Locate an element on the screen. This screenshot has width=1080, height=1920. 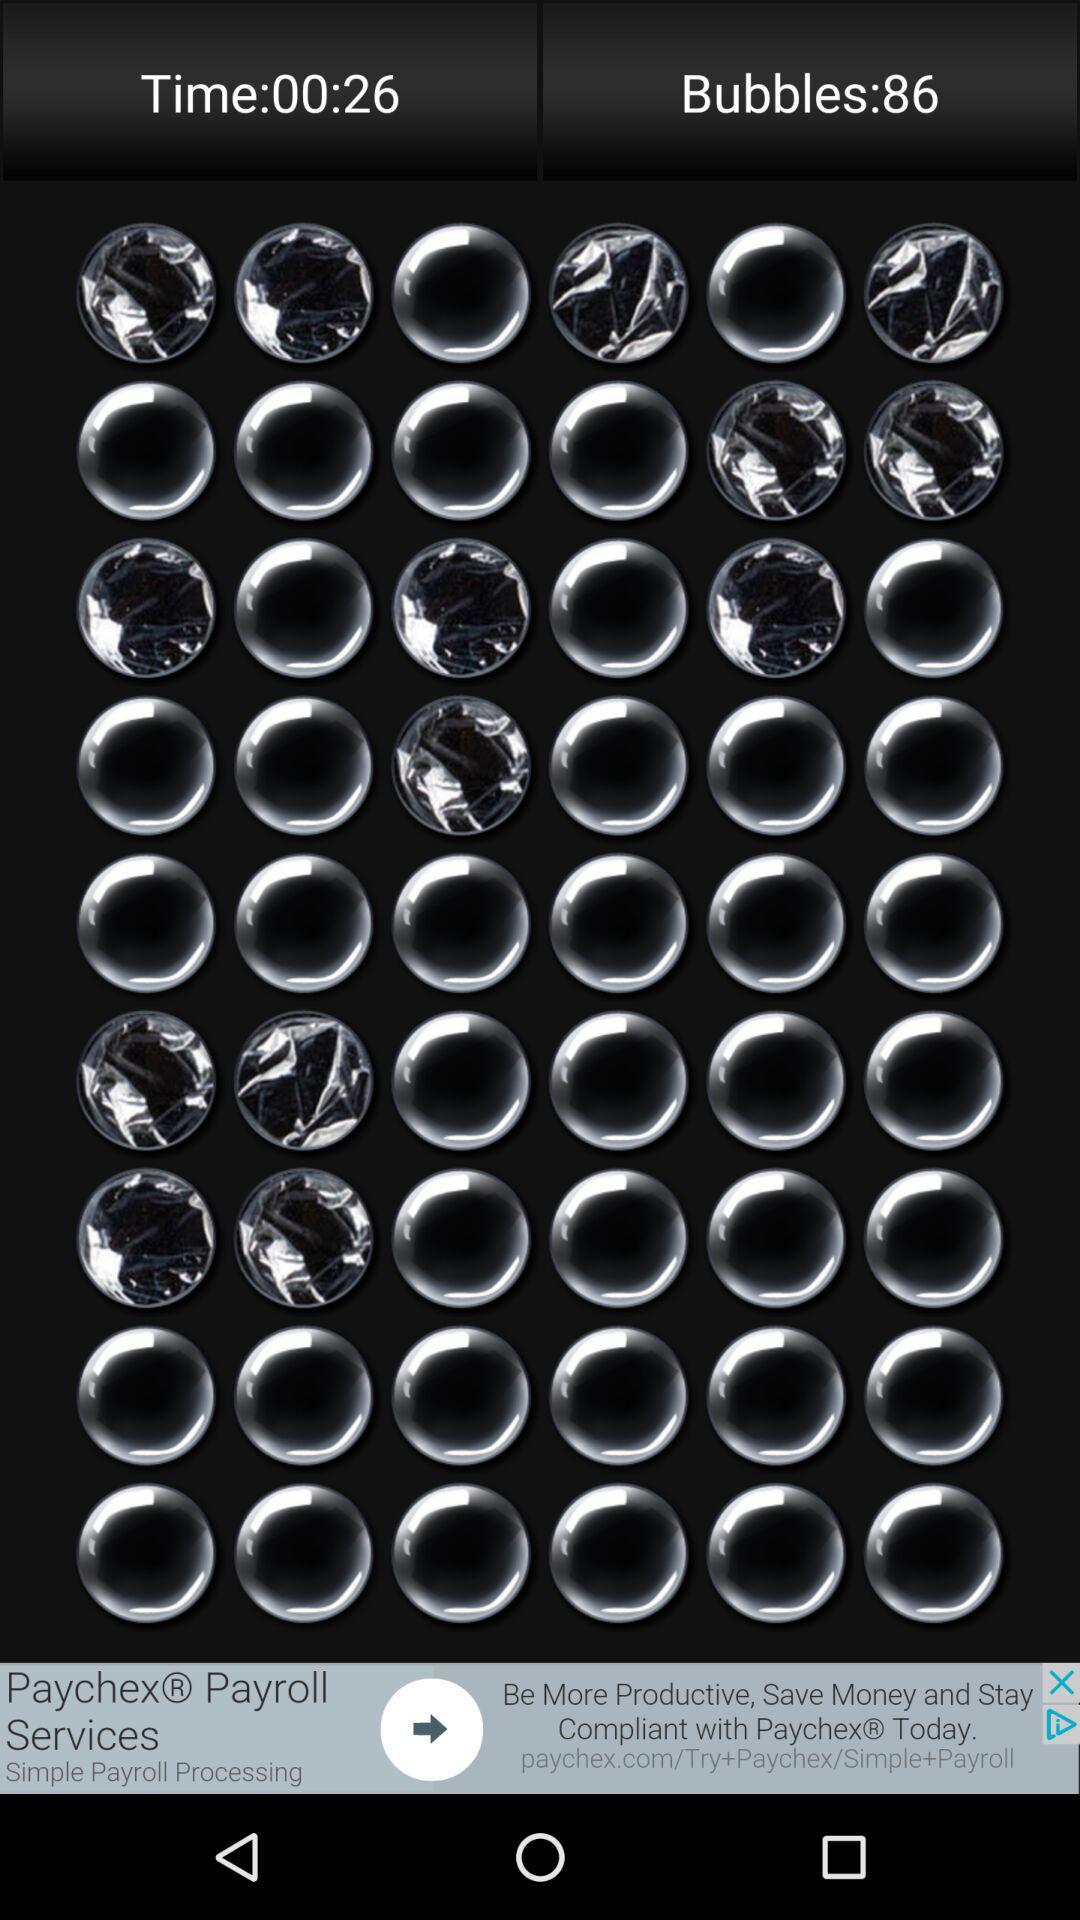
burst the bubble is located at coordinates (933, 1237).